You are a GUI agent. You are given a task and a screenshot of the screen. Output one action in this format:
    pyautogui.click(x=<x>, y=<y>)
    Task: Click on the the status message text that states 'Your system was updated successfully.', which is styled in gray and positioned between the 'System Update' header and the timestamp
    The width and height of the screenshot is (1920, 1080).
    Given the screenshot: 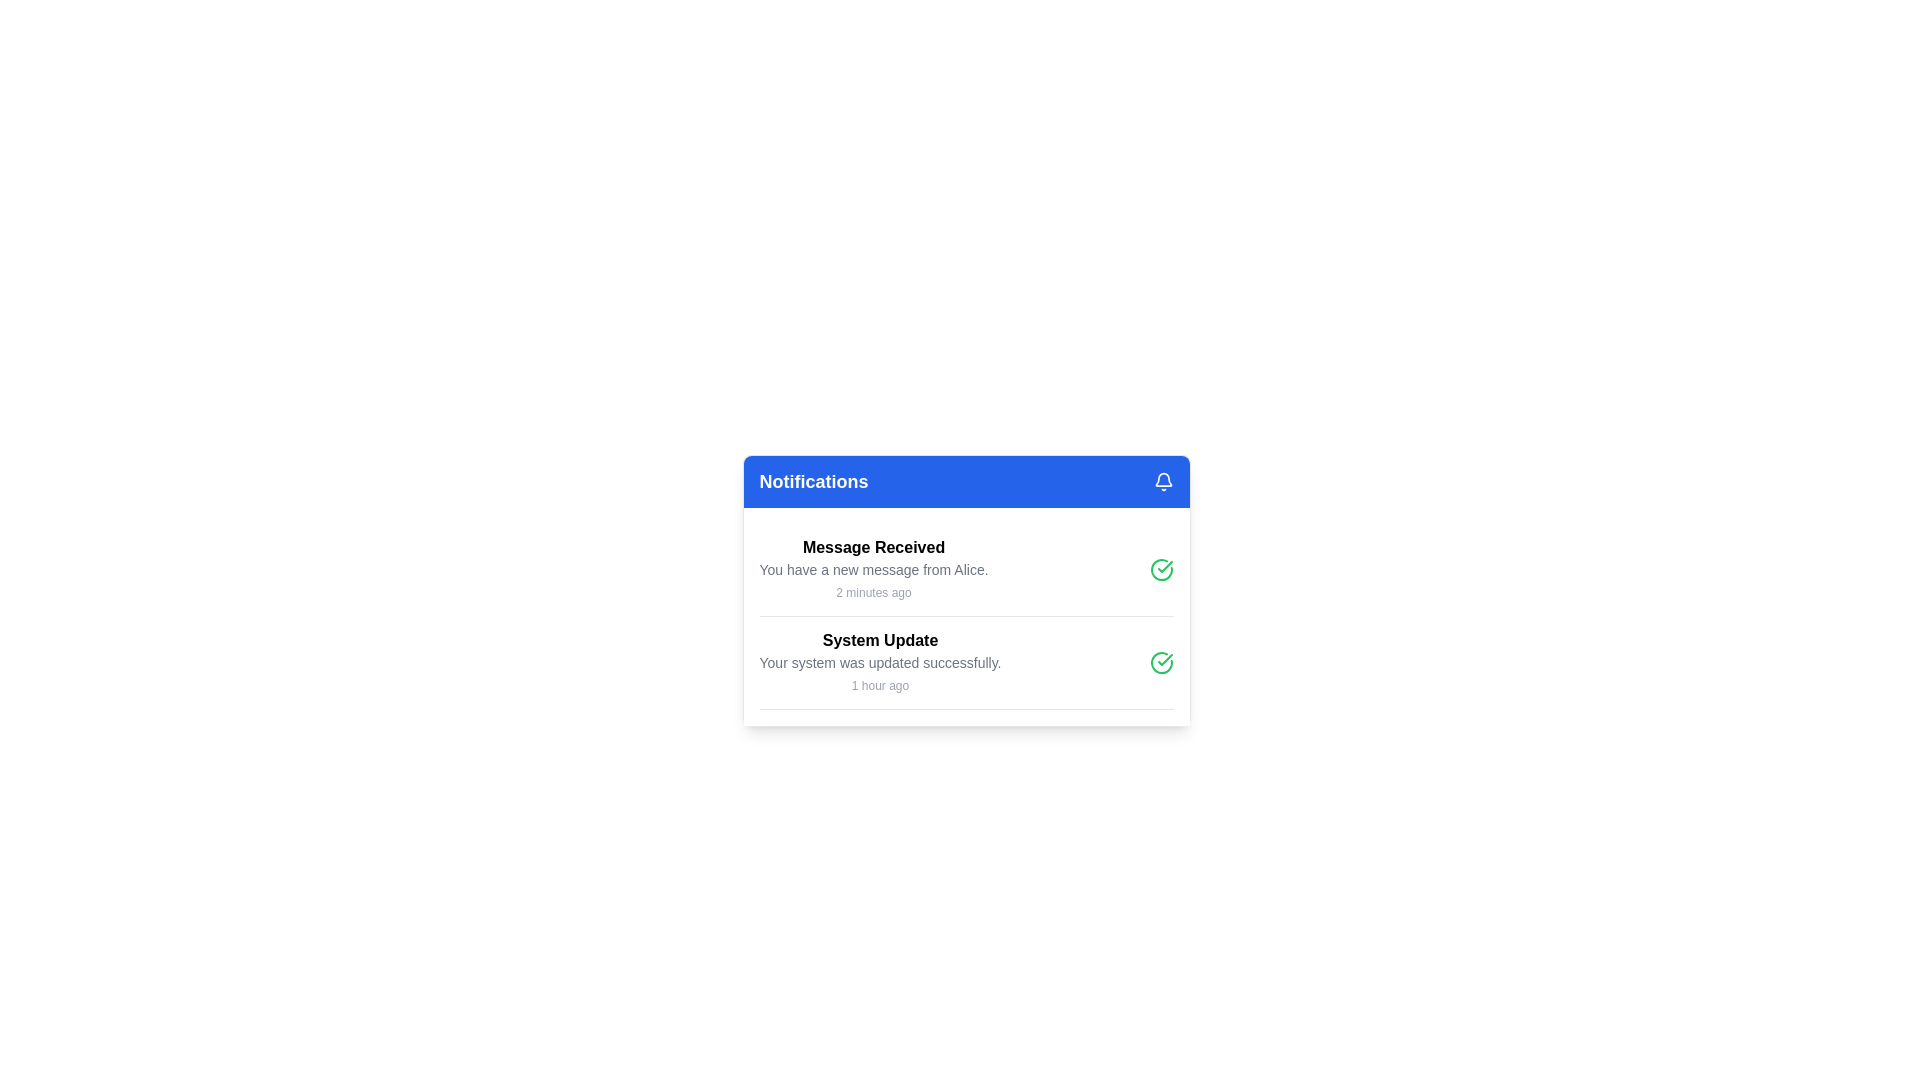 What is the action you would take?
    pyautogui.click(x=880, y=663)
    